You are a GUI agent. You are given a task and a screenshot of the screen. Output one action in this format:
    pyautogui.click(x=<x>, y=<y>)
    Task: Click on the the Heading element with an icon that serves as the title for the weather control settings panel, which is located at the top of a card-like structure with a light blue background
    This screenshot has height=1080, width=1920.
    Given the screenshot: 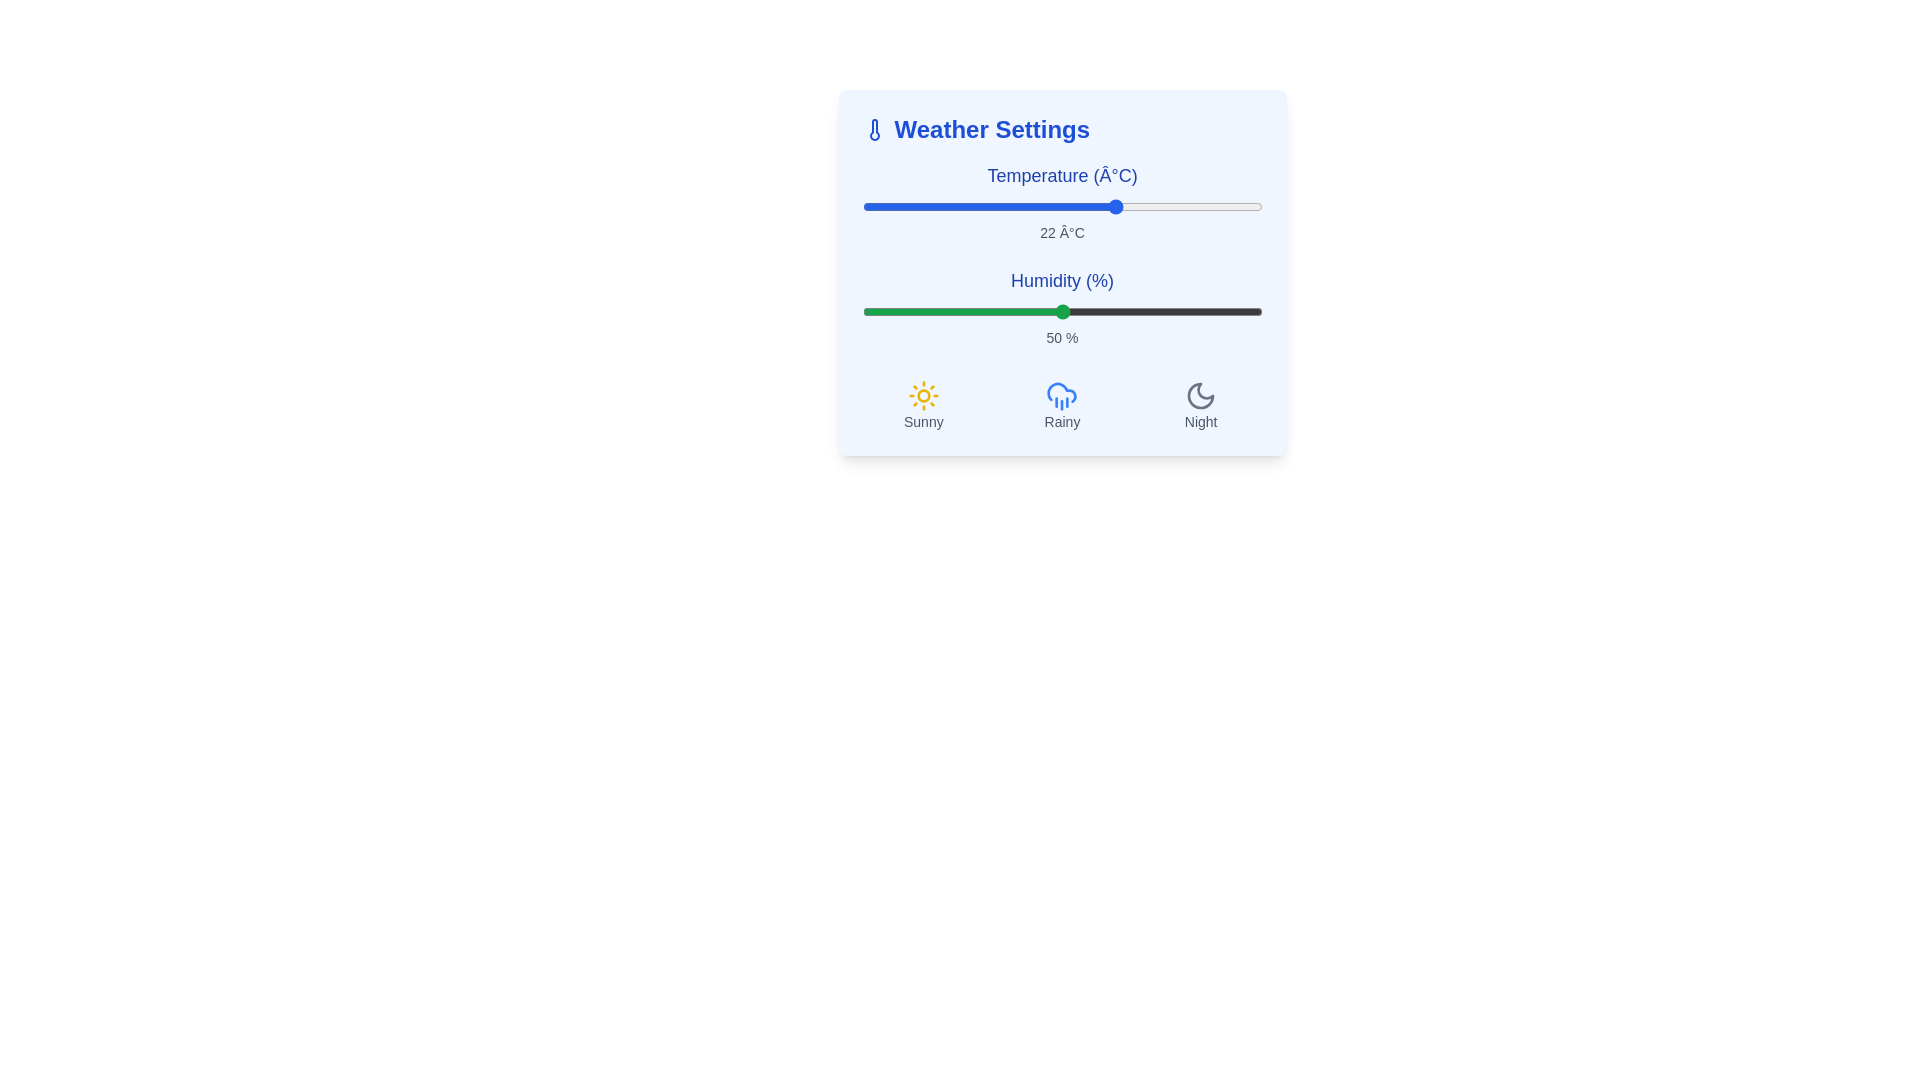 What is the action you would take?
    pyautogui.click(x=1061, y=130)
    